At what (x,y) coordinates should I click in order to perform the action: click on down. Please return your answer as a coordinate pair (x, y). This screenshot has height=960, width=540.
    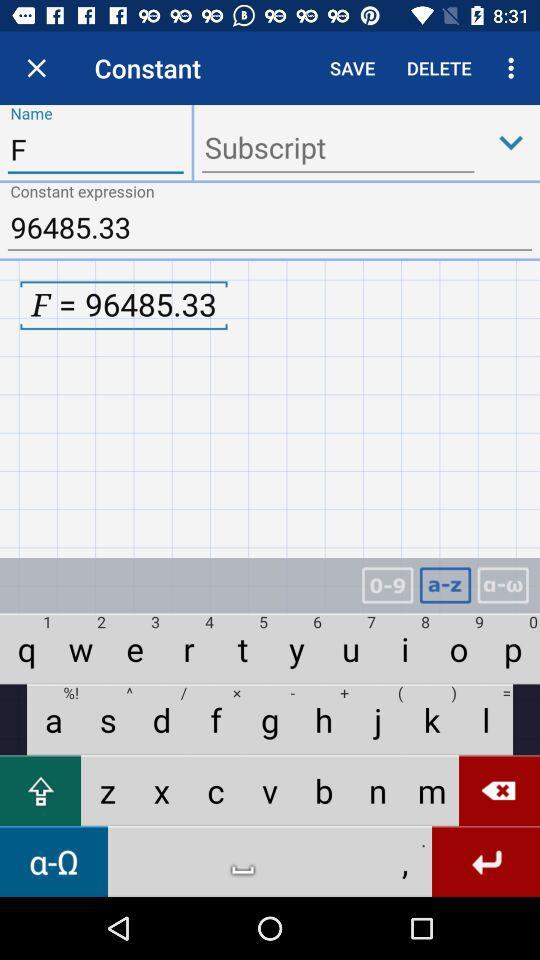
    Looking at the image, I should click on (511, 141).